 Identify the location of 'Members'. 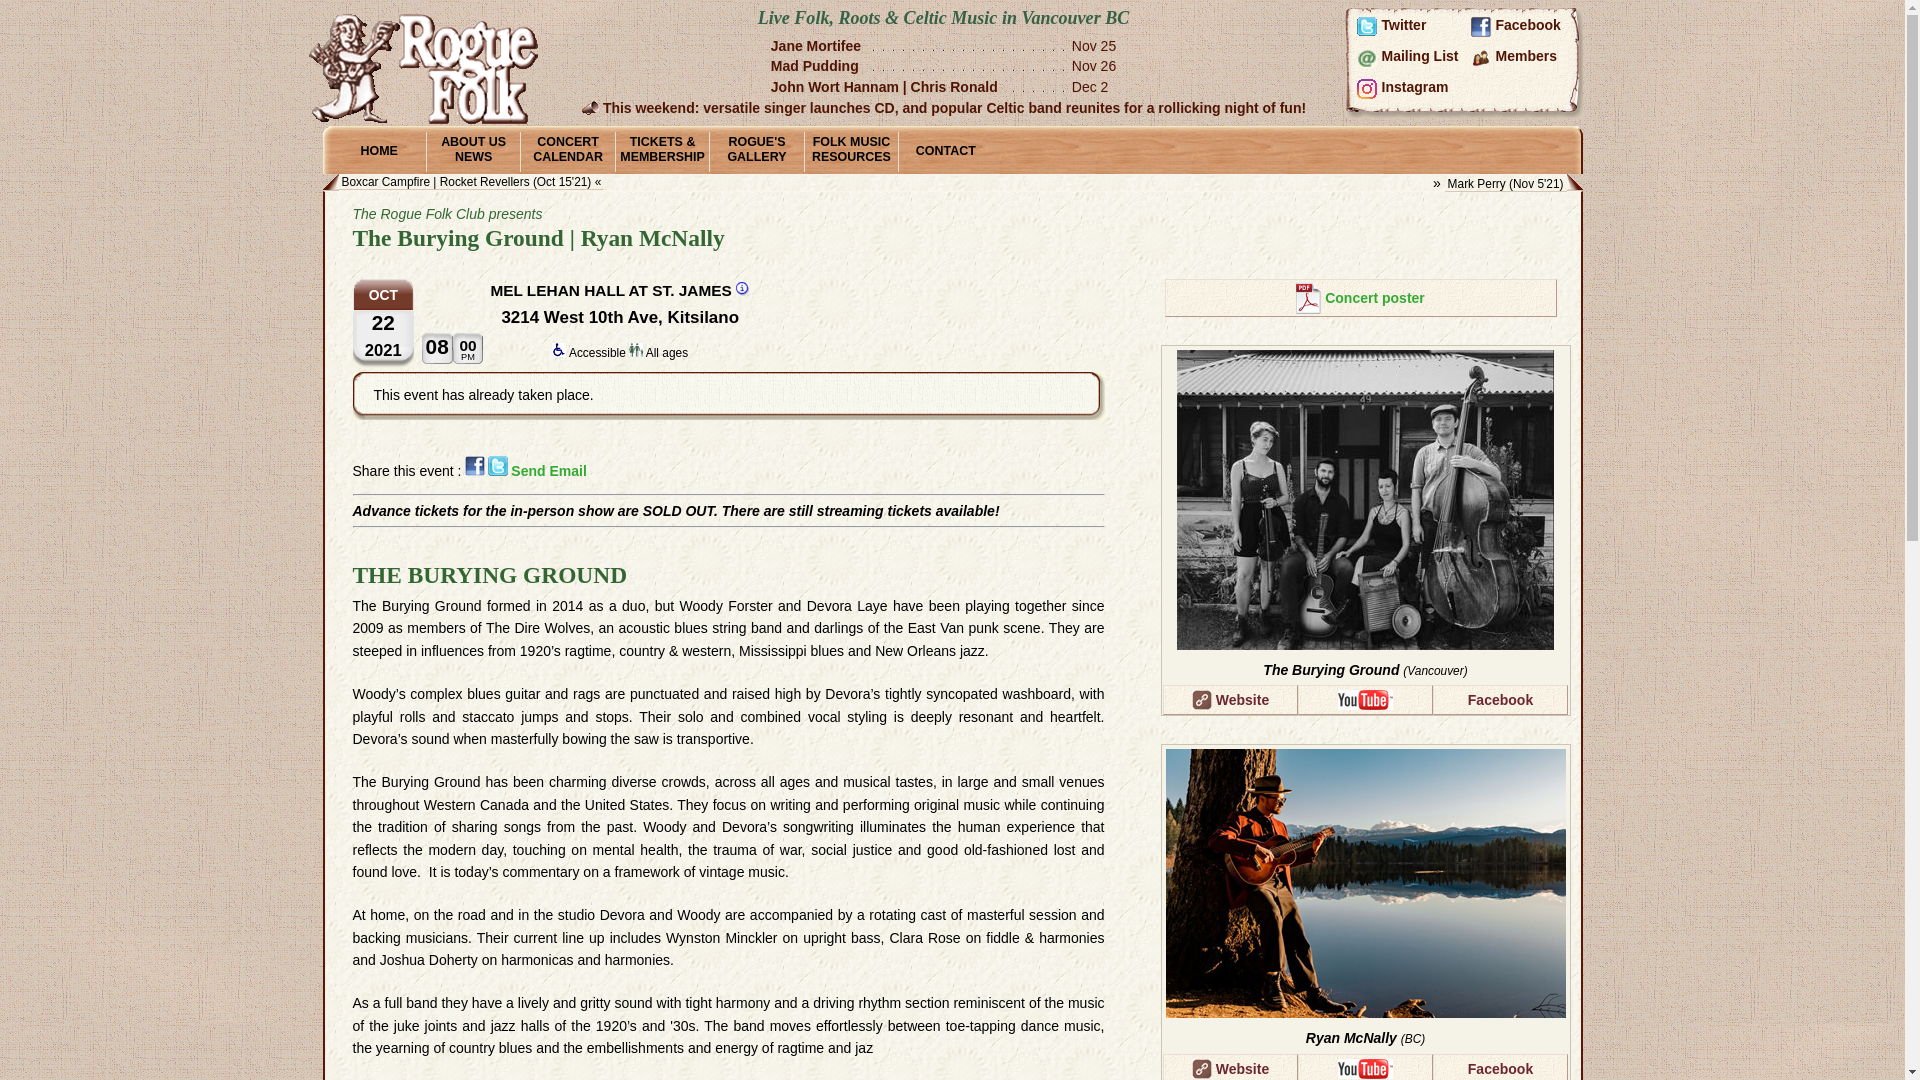
(1525, 56).